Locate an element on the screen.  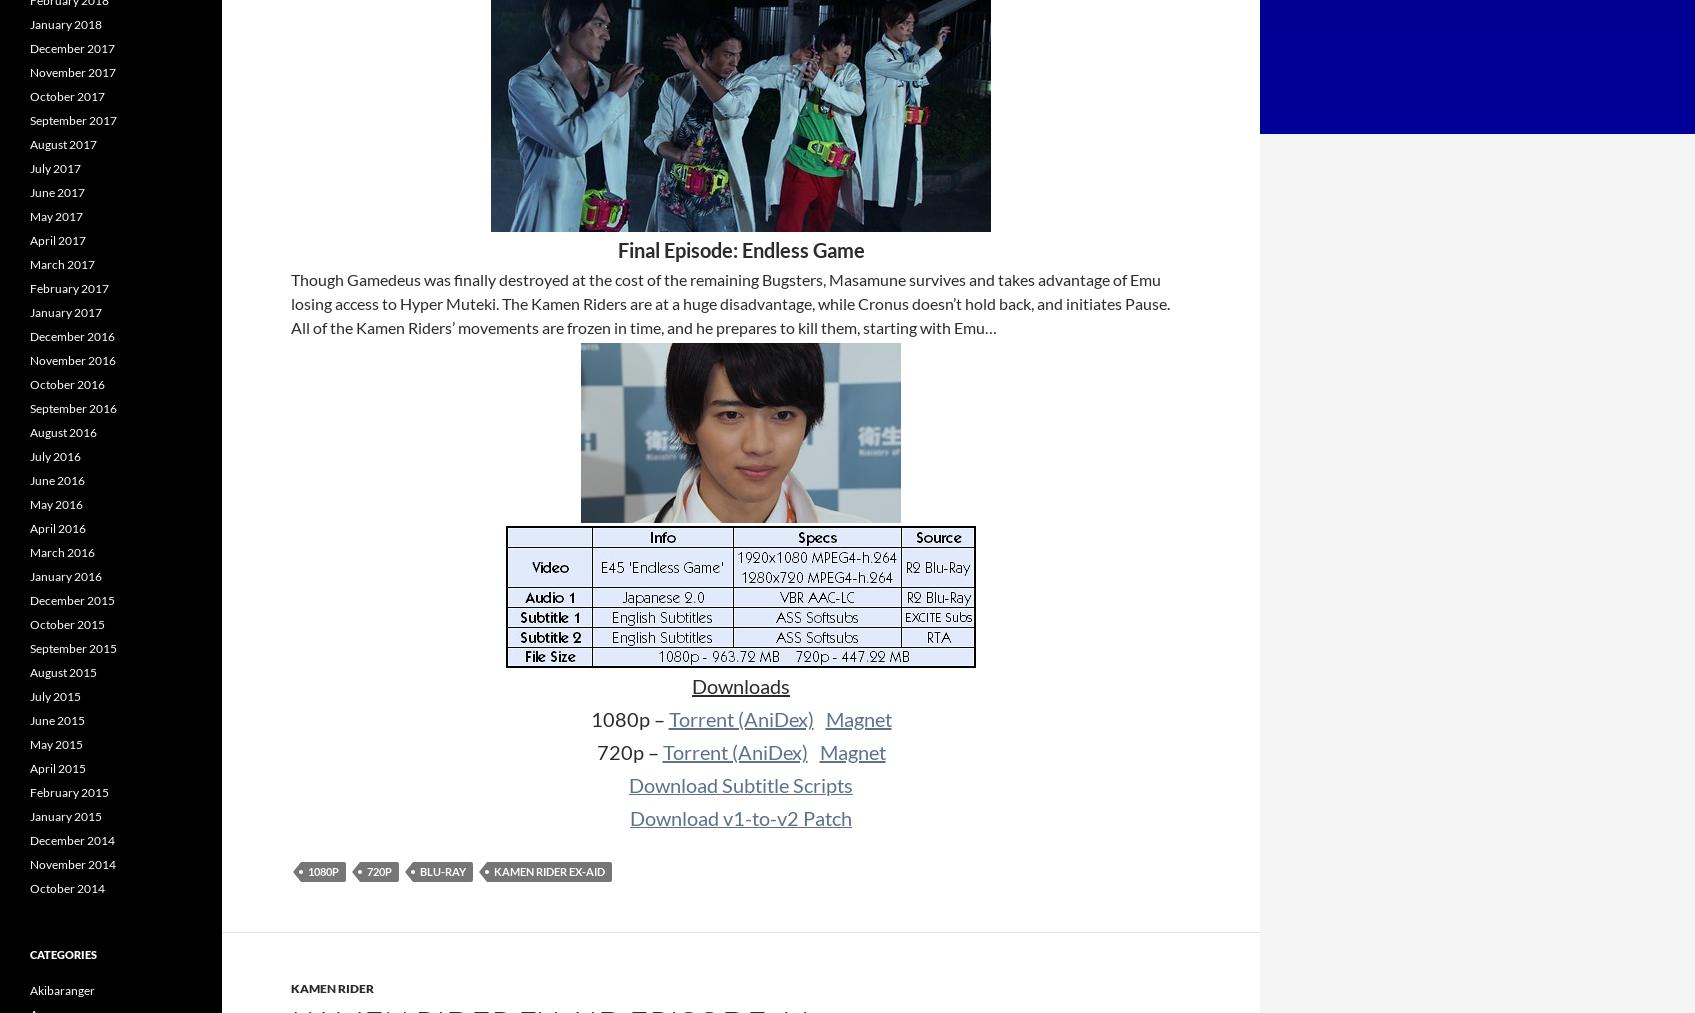
'Blu-ray' is located at coordinates (443, 870).